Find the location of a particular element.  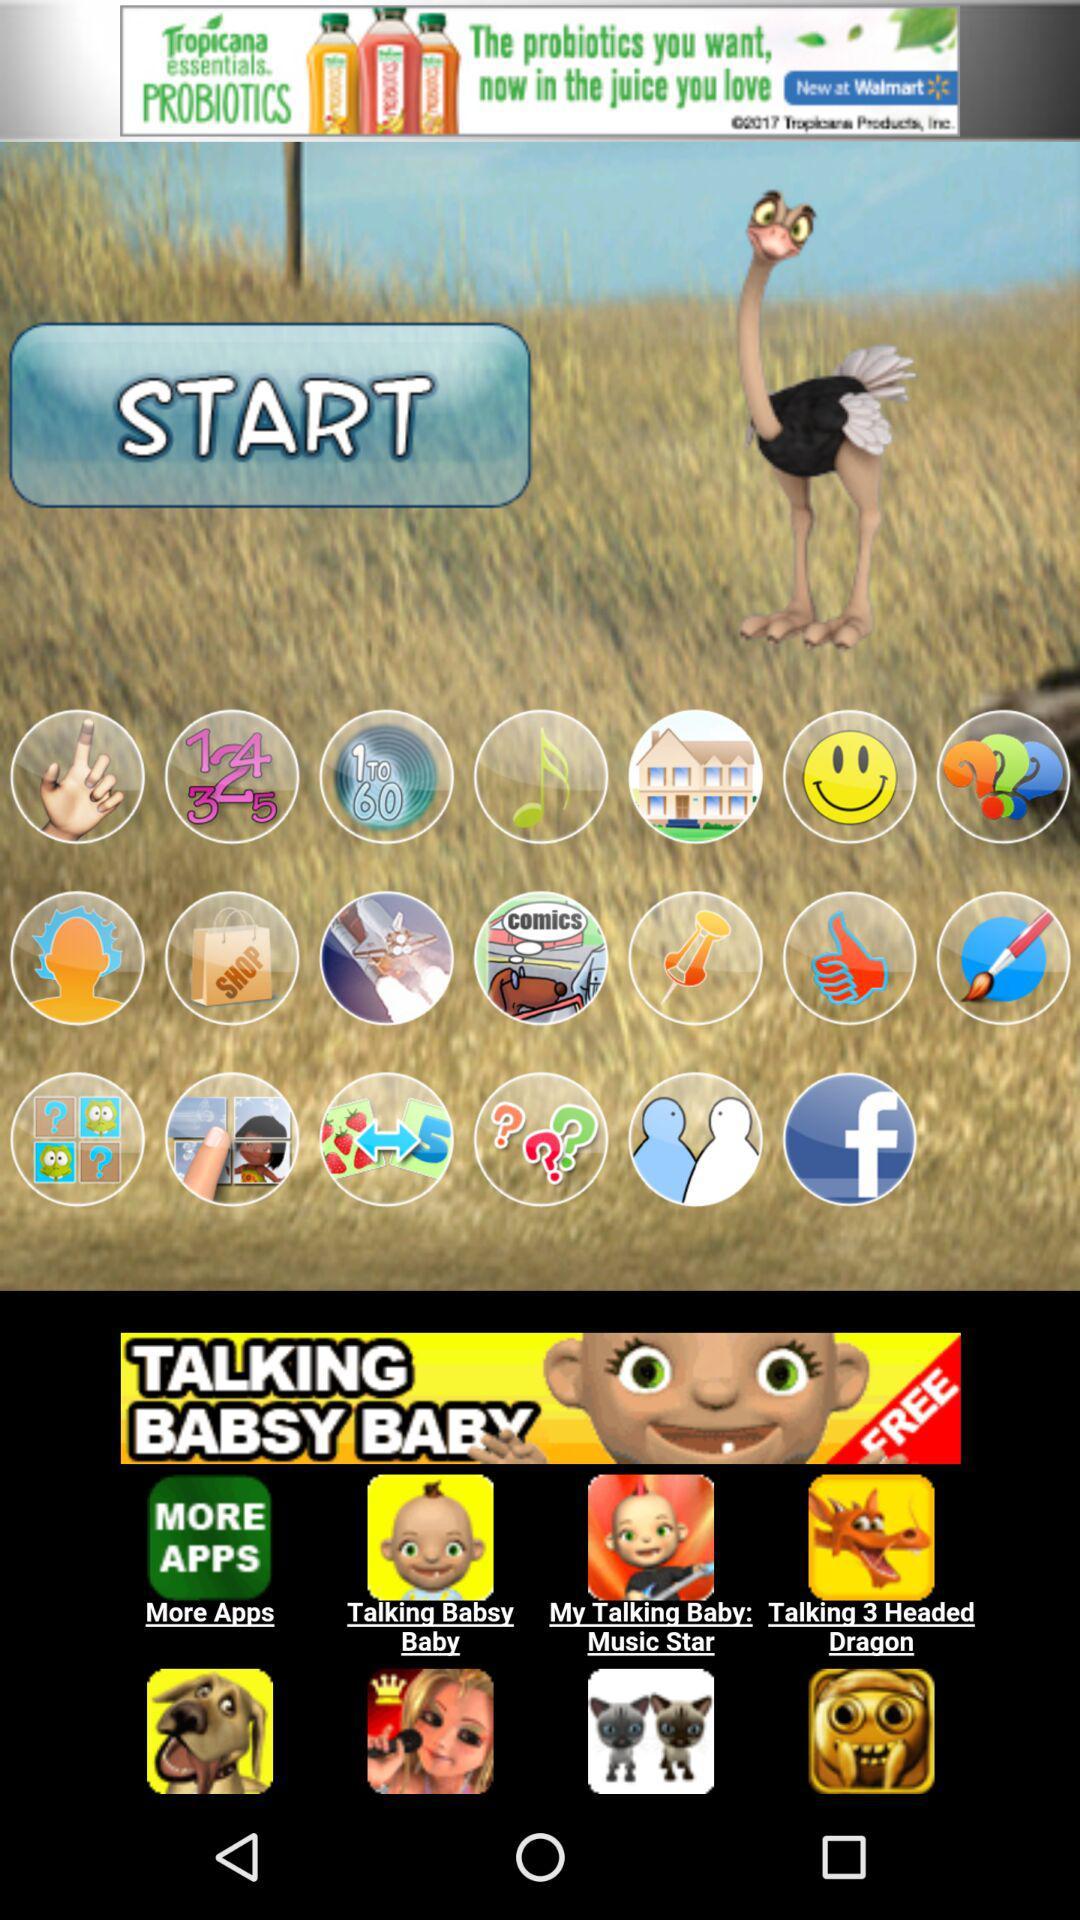

music is located at coordinates (540, 776).